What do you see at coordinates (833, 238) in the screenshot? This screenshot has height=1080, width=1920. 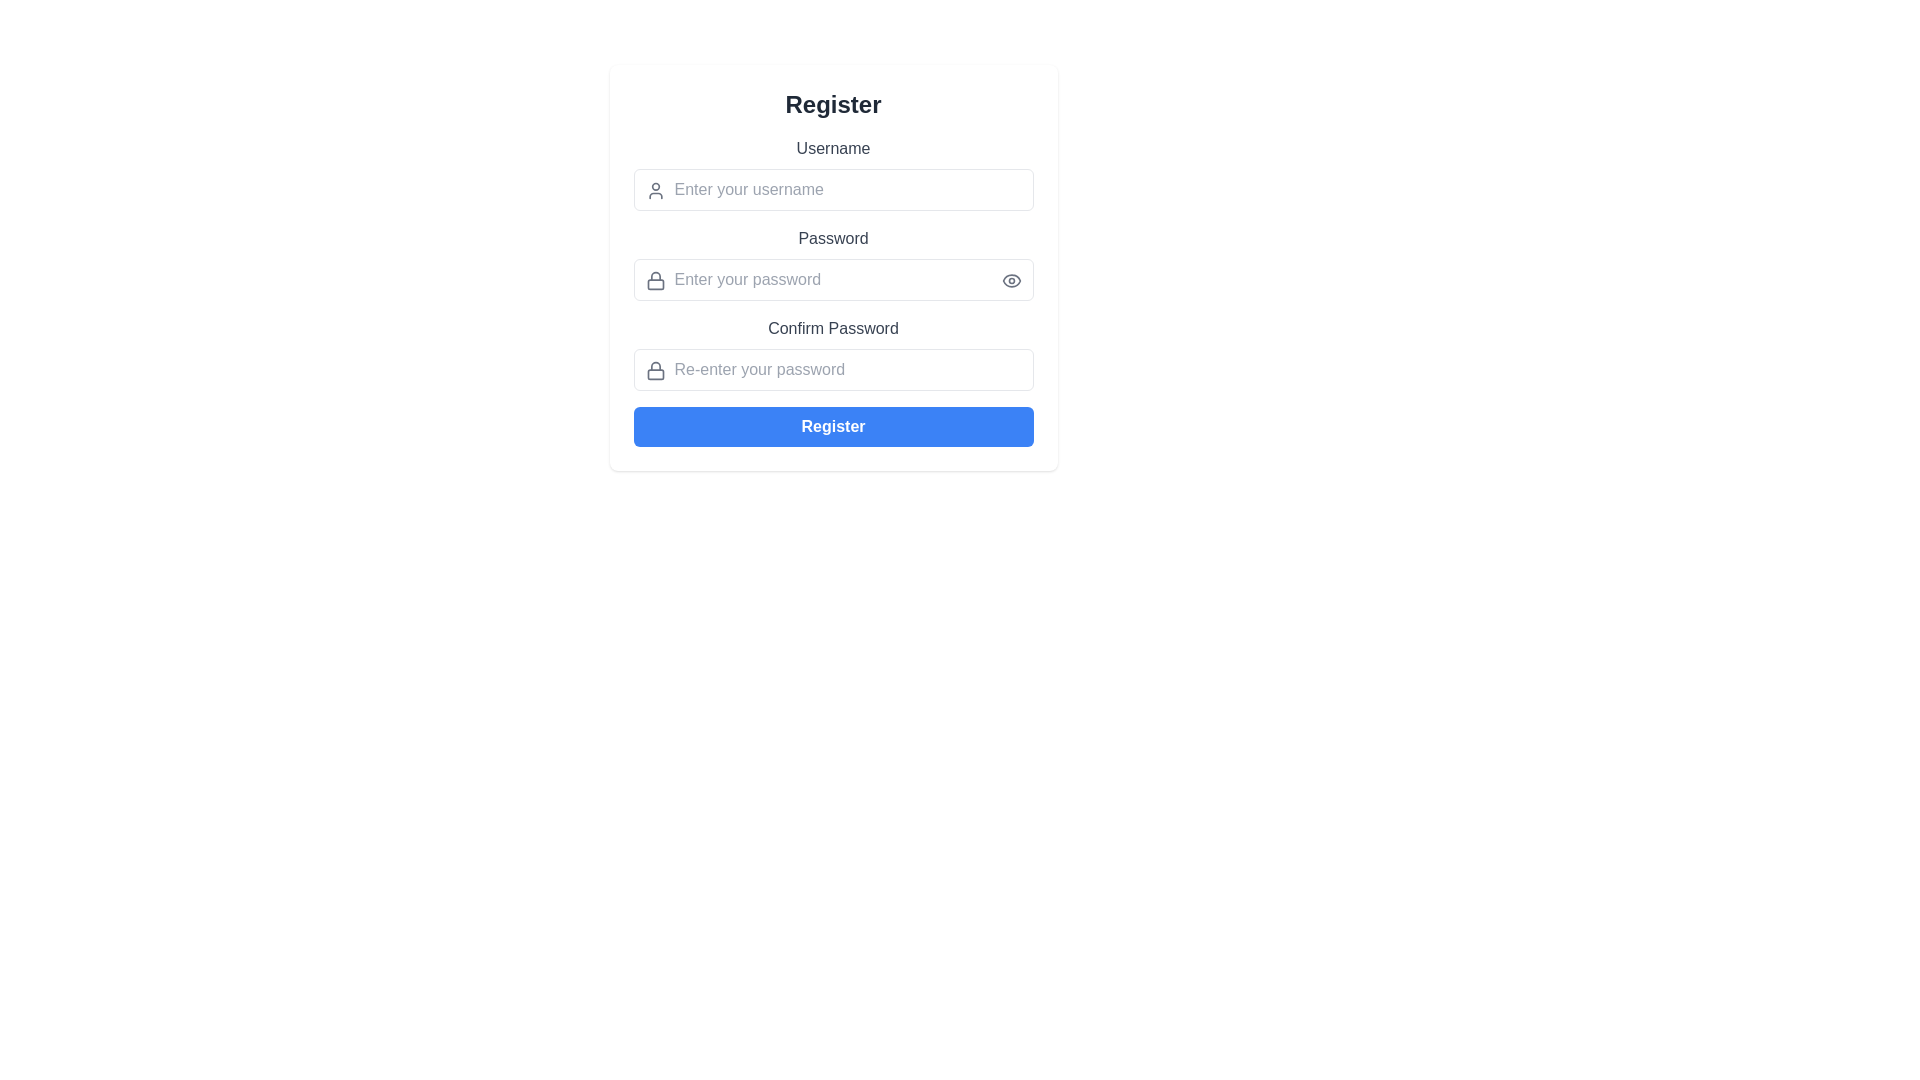 I see `the label indicating that the user needs to input their password, which is located in the middle section of the registration form, directly below the 'Username' field and above the 'Password' input field` at bounding box center [833, 238].